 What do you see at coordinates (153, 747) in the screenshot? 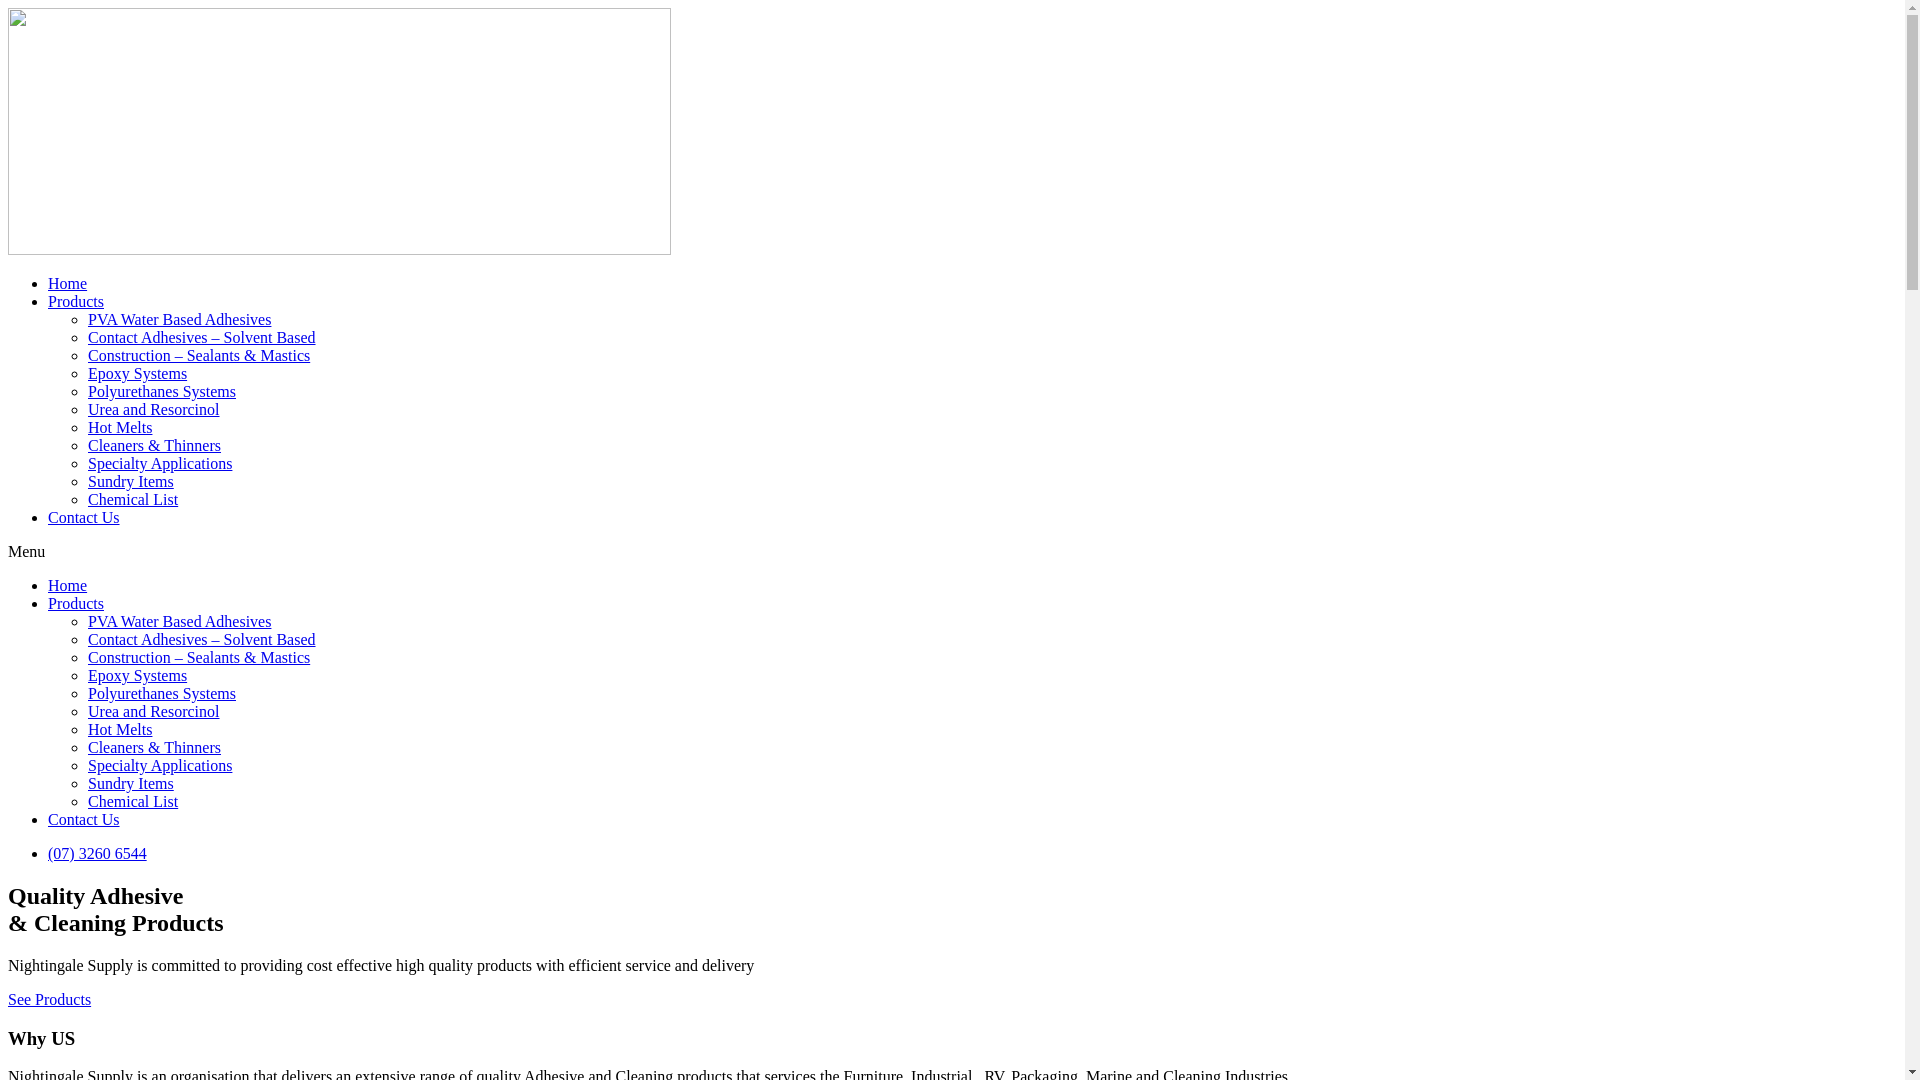
I see `'Cleaners & Thinners'` at bounding box center [153, 747].